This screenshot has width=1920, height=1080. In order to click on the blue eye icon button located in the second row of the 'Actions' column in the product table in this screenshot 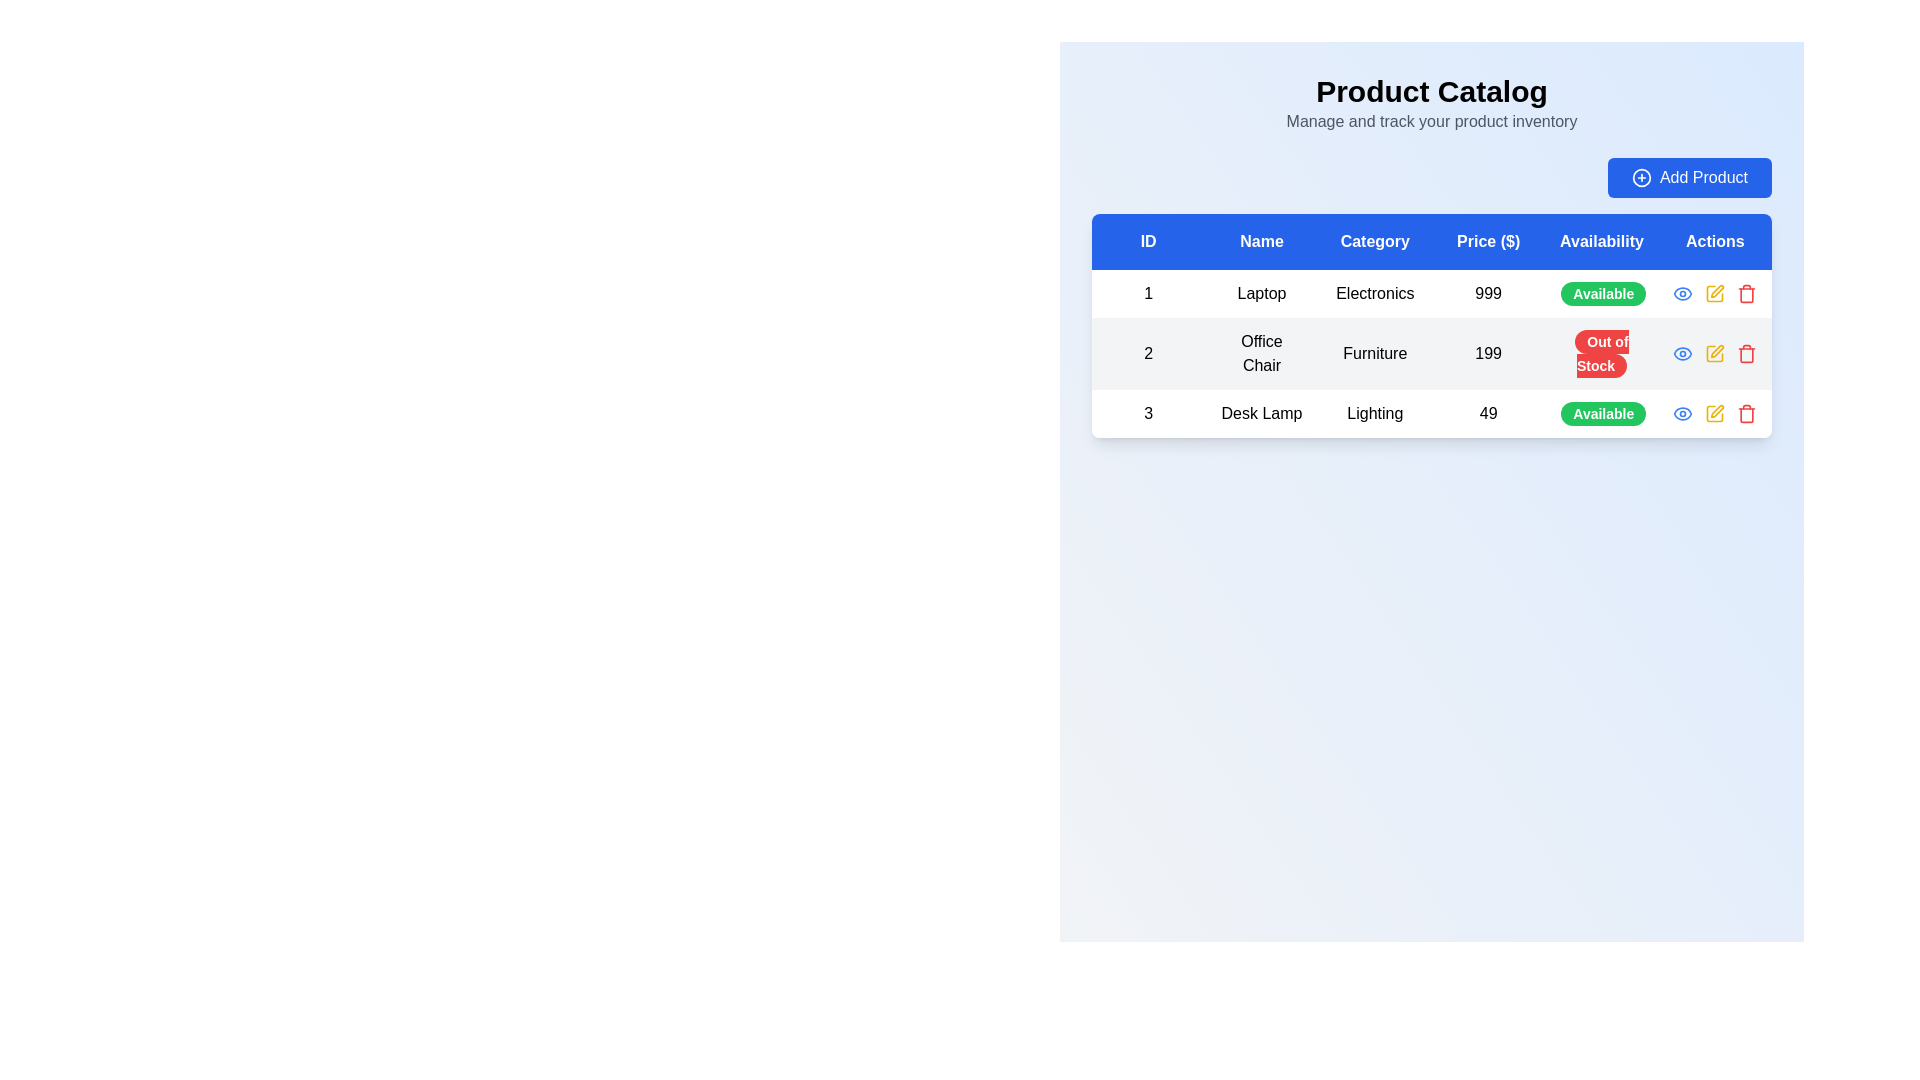, I will do `click(1682, 293)`.